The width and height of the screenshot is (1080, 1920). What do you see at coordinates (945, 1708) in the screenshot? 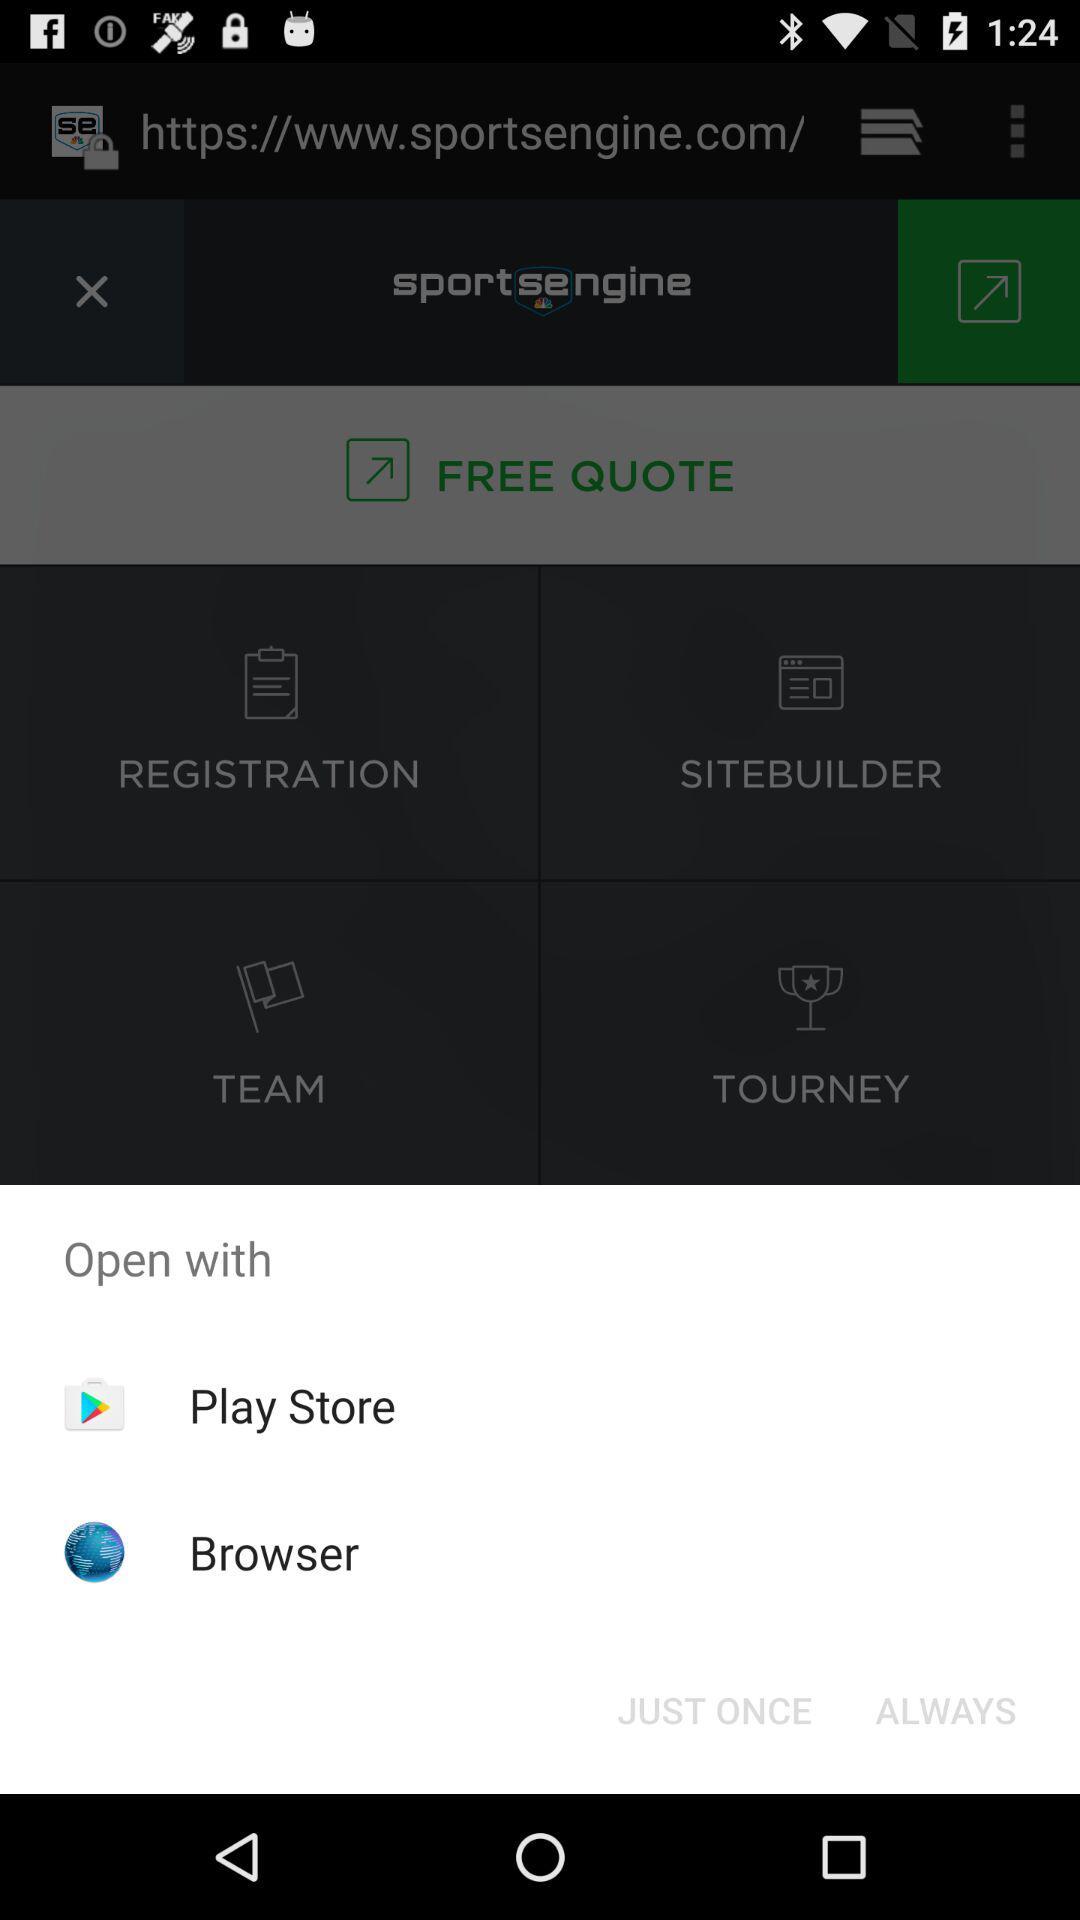
I see `icon at the bottom right corner` at bounding box center [945, 1708].